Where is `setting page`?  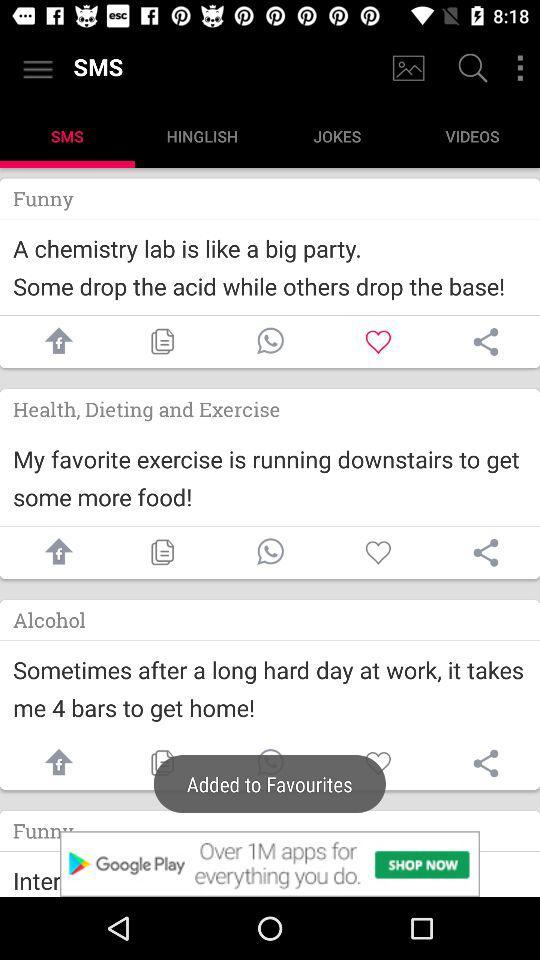
setting page is located at coordinates (485, 762).